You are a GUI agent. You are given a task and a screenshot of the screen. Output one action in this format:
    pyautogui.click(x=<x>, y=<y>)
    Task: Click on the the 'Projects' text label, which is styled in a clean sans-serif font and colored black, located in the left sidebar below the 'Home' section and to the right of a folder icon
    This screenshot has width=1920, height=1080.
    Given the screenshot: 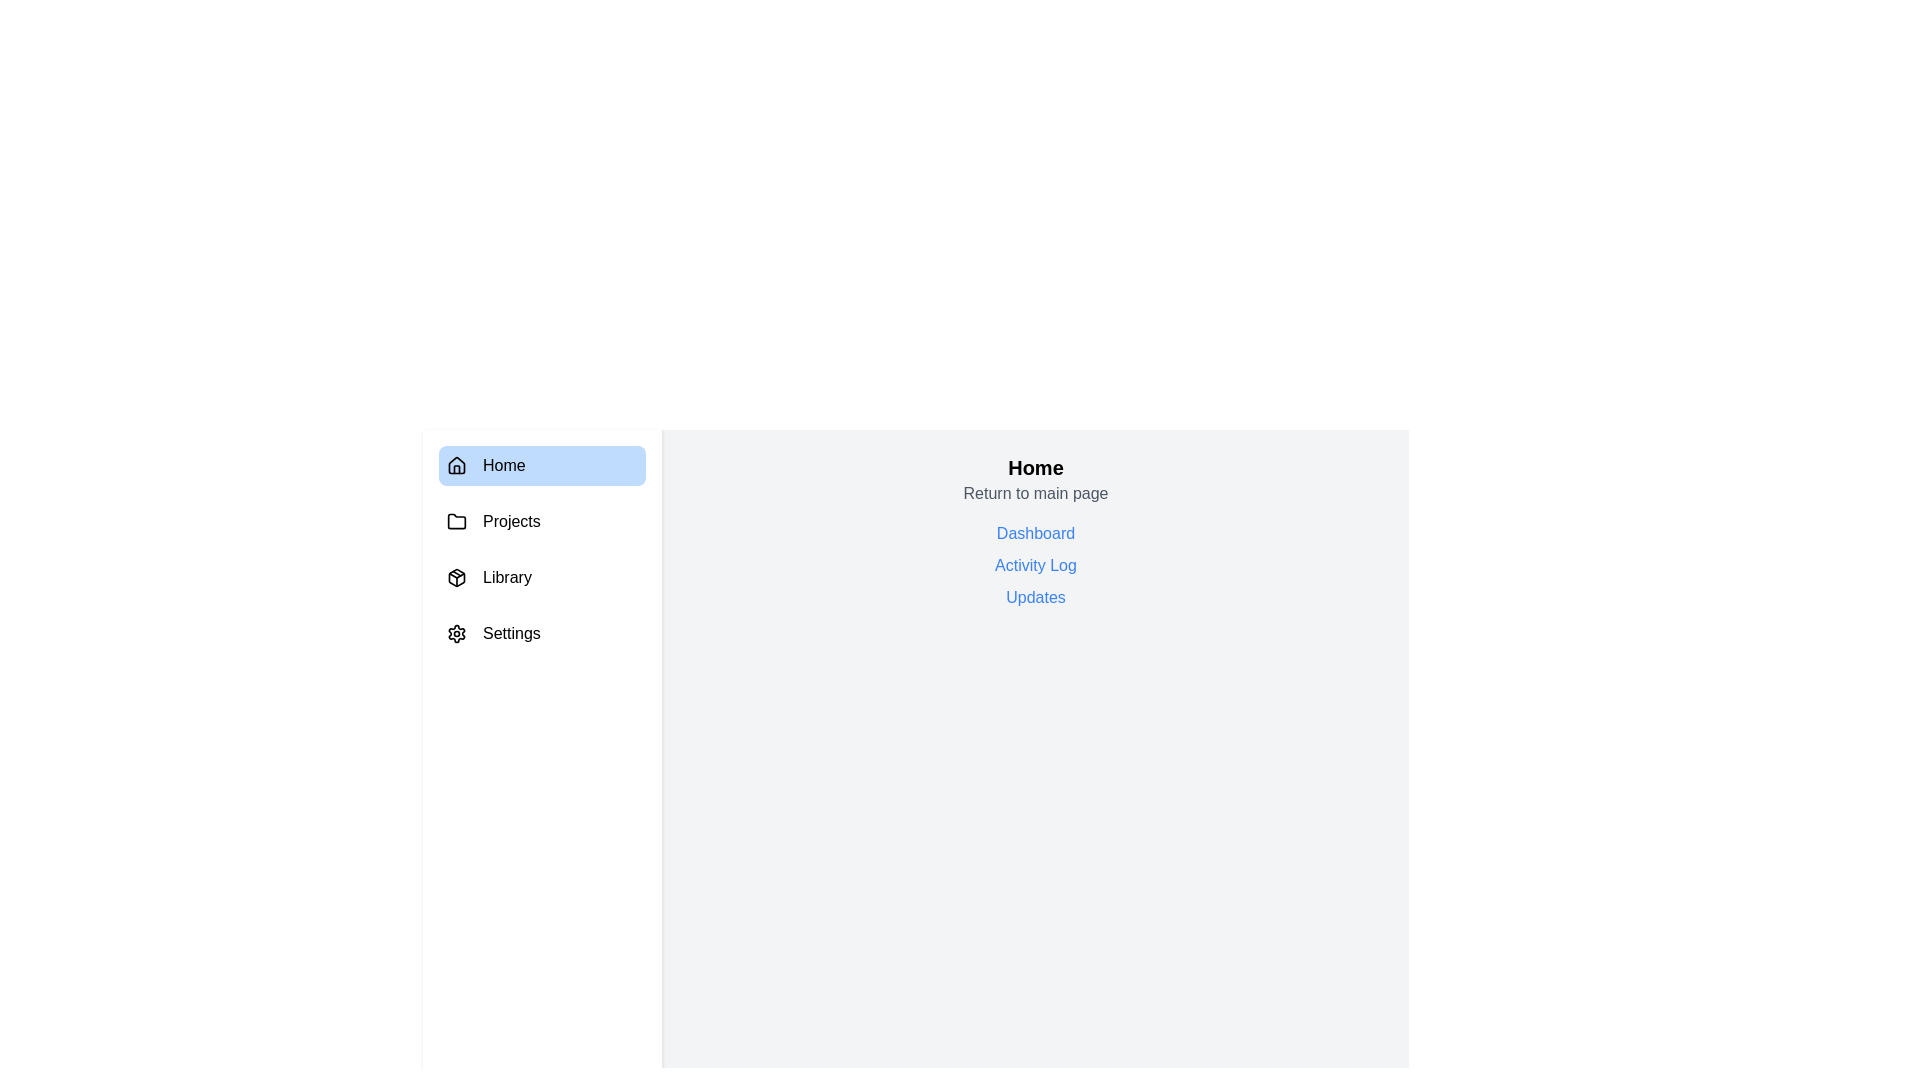 What is the action you would take?
    pyautogui.click(x=511, y=520)
    